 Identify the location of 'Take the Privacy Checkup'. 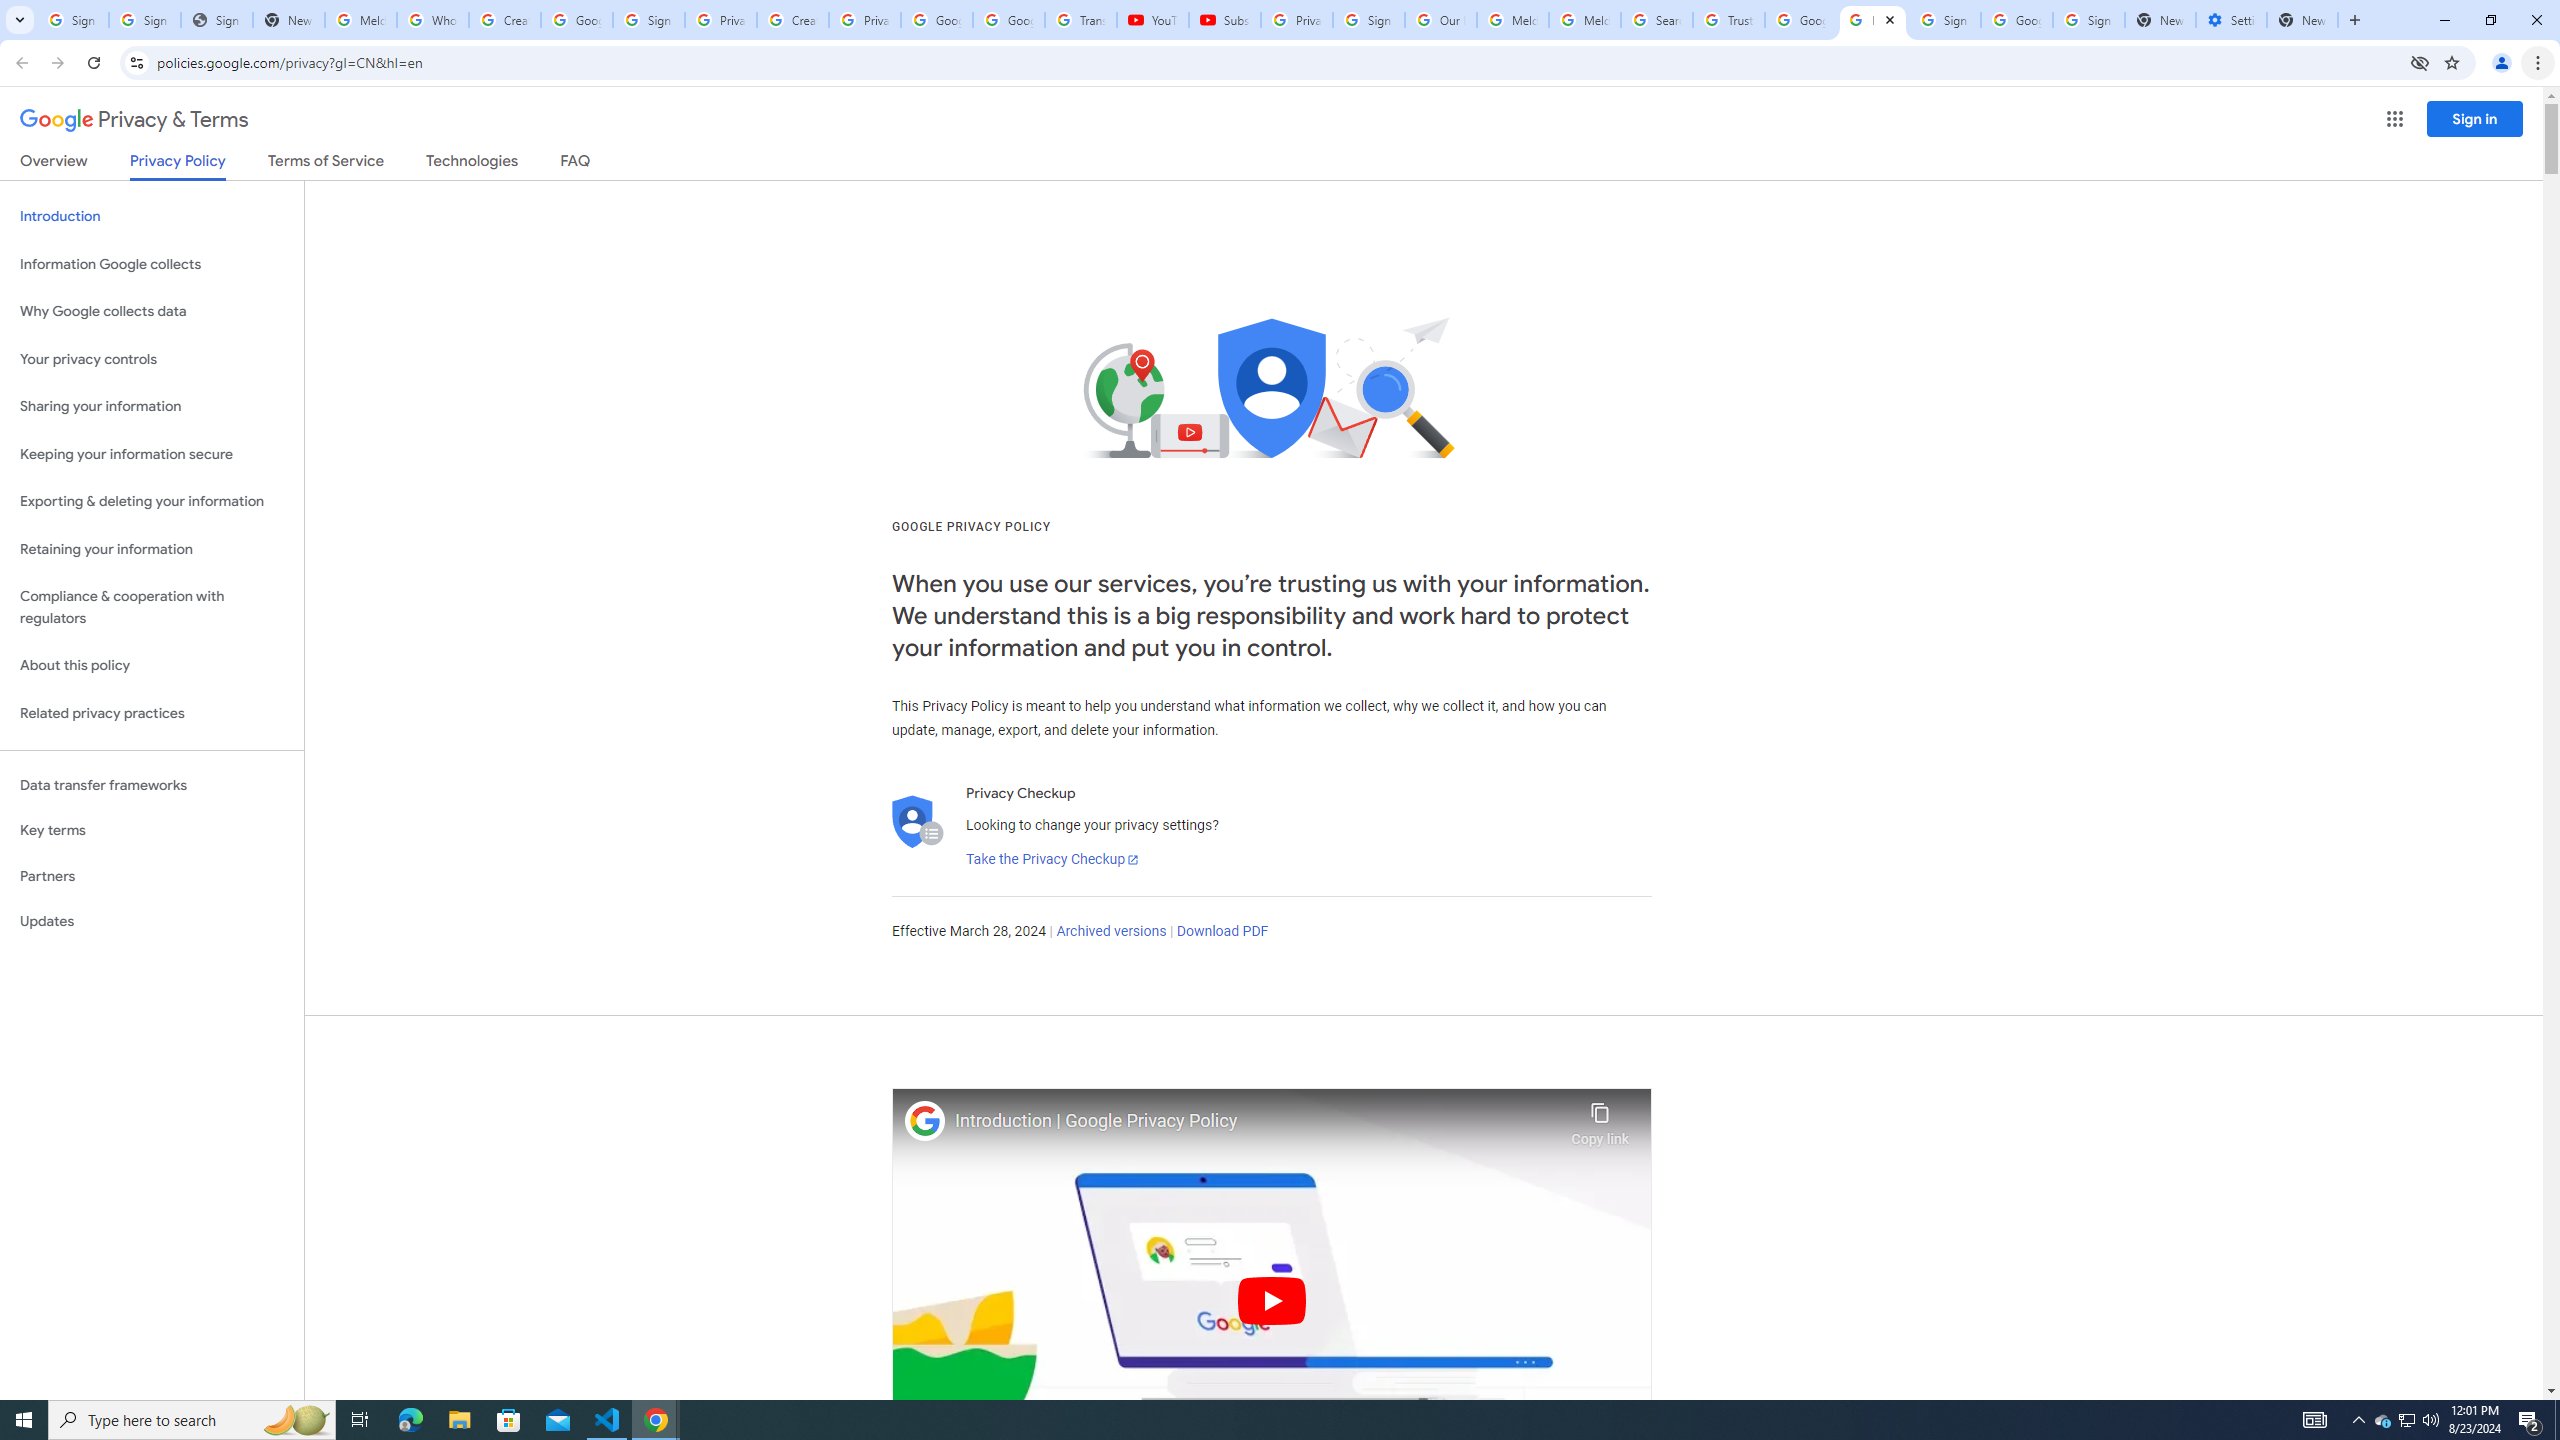
(1051, 858).